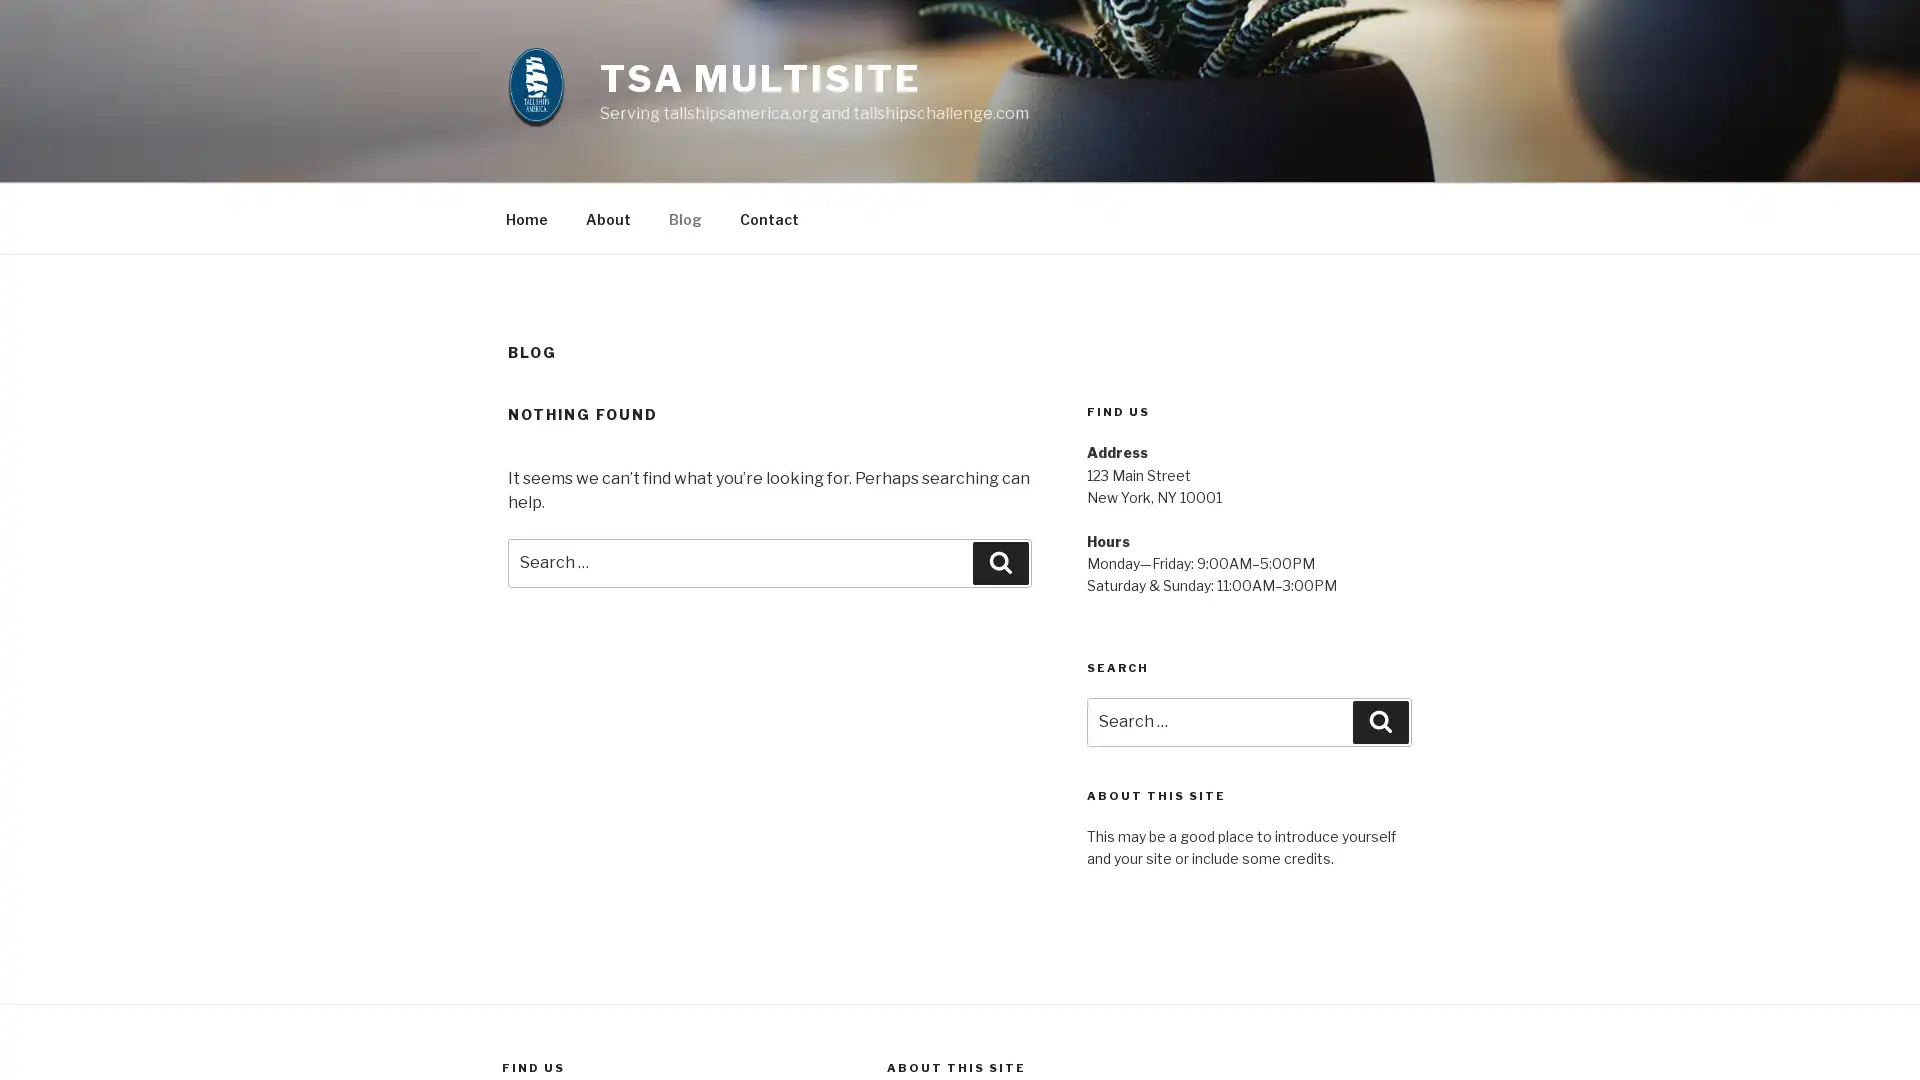  Describe the element at coordinates (1001, 563) in the screenshot. I see `Search` at that location.